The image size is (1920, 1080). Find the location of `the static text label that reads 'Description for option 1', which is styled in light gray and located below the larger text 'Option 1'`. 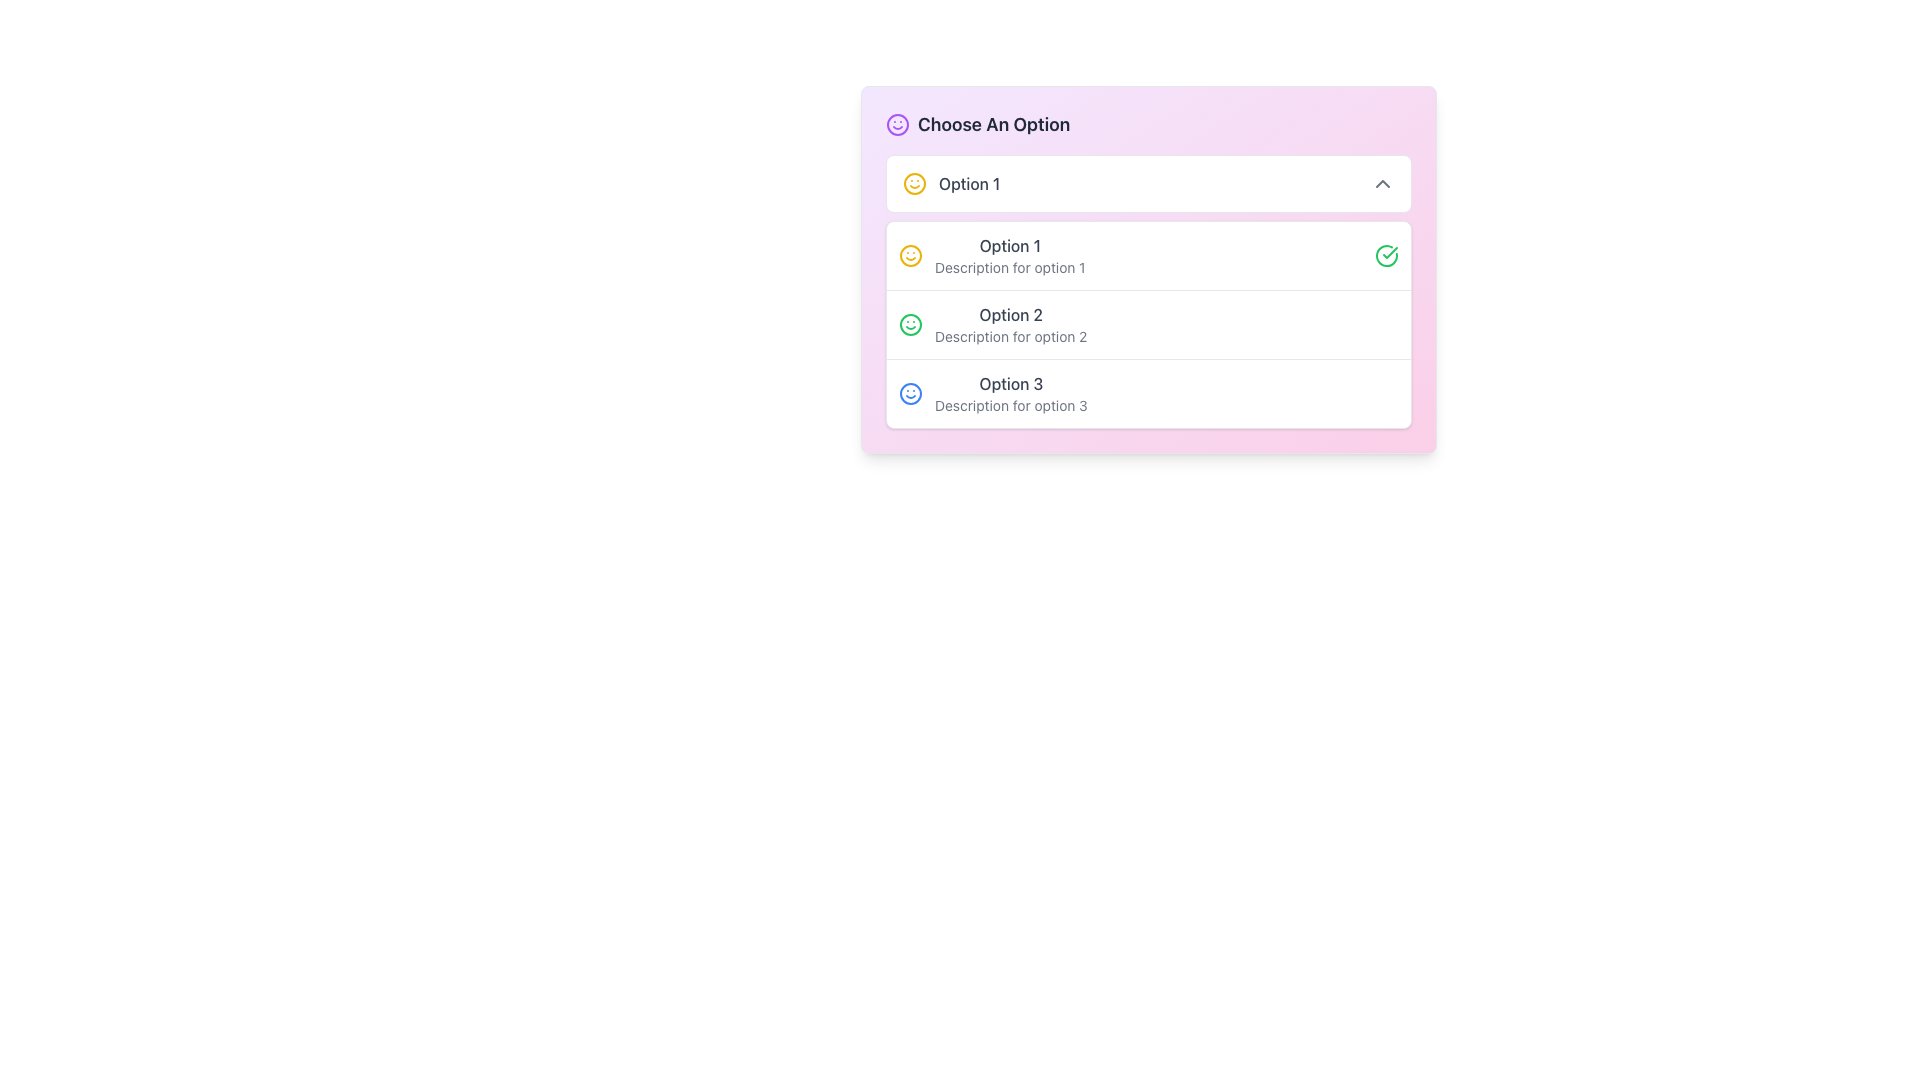

the static text label that reads 'Description for option 1', which is styled in light gray and located below the larger text 'Option 1' is located at coordinates (1010, 266).